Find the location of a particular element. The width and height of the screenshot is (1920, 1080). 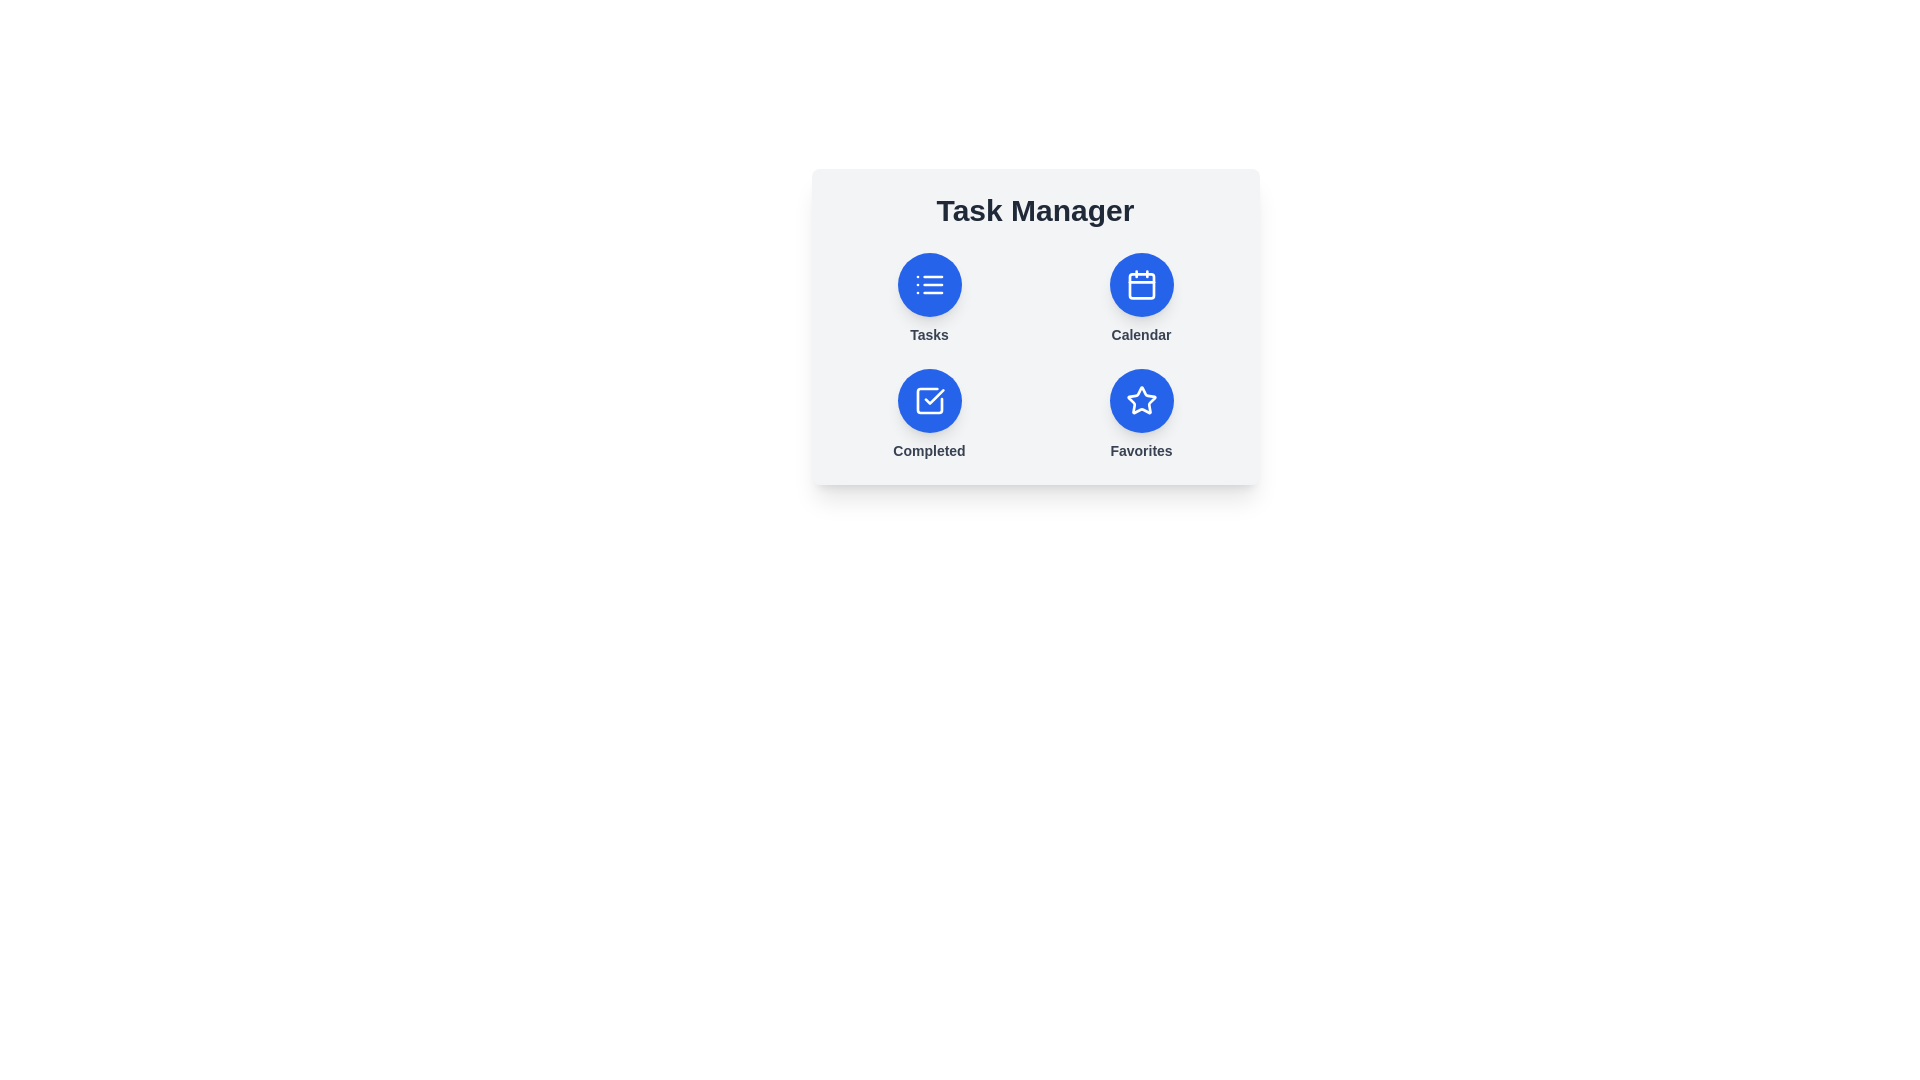

the 'Favorites' Icon Button located in the bottom-right corner of the 2x2 grid to possibly see additional information is located at coordinates (1141, 401).